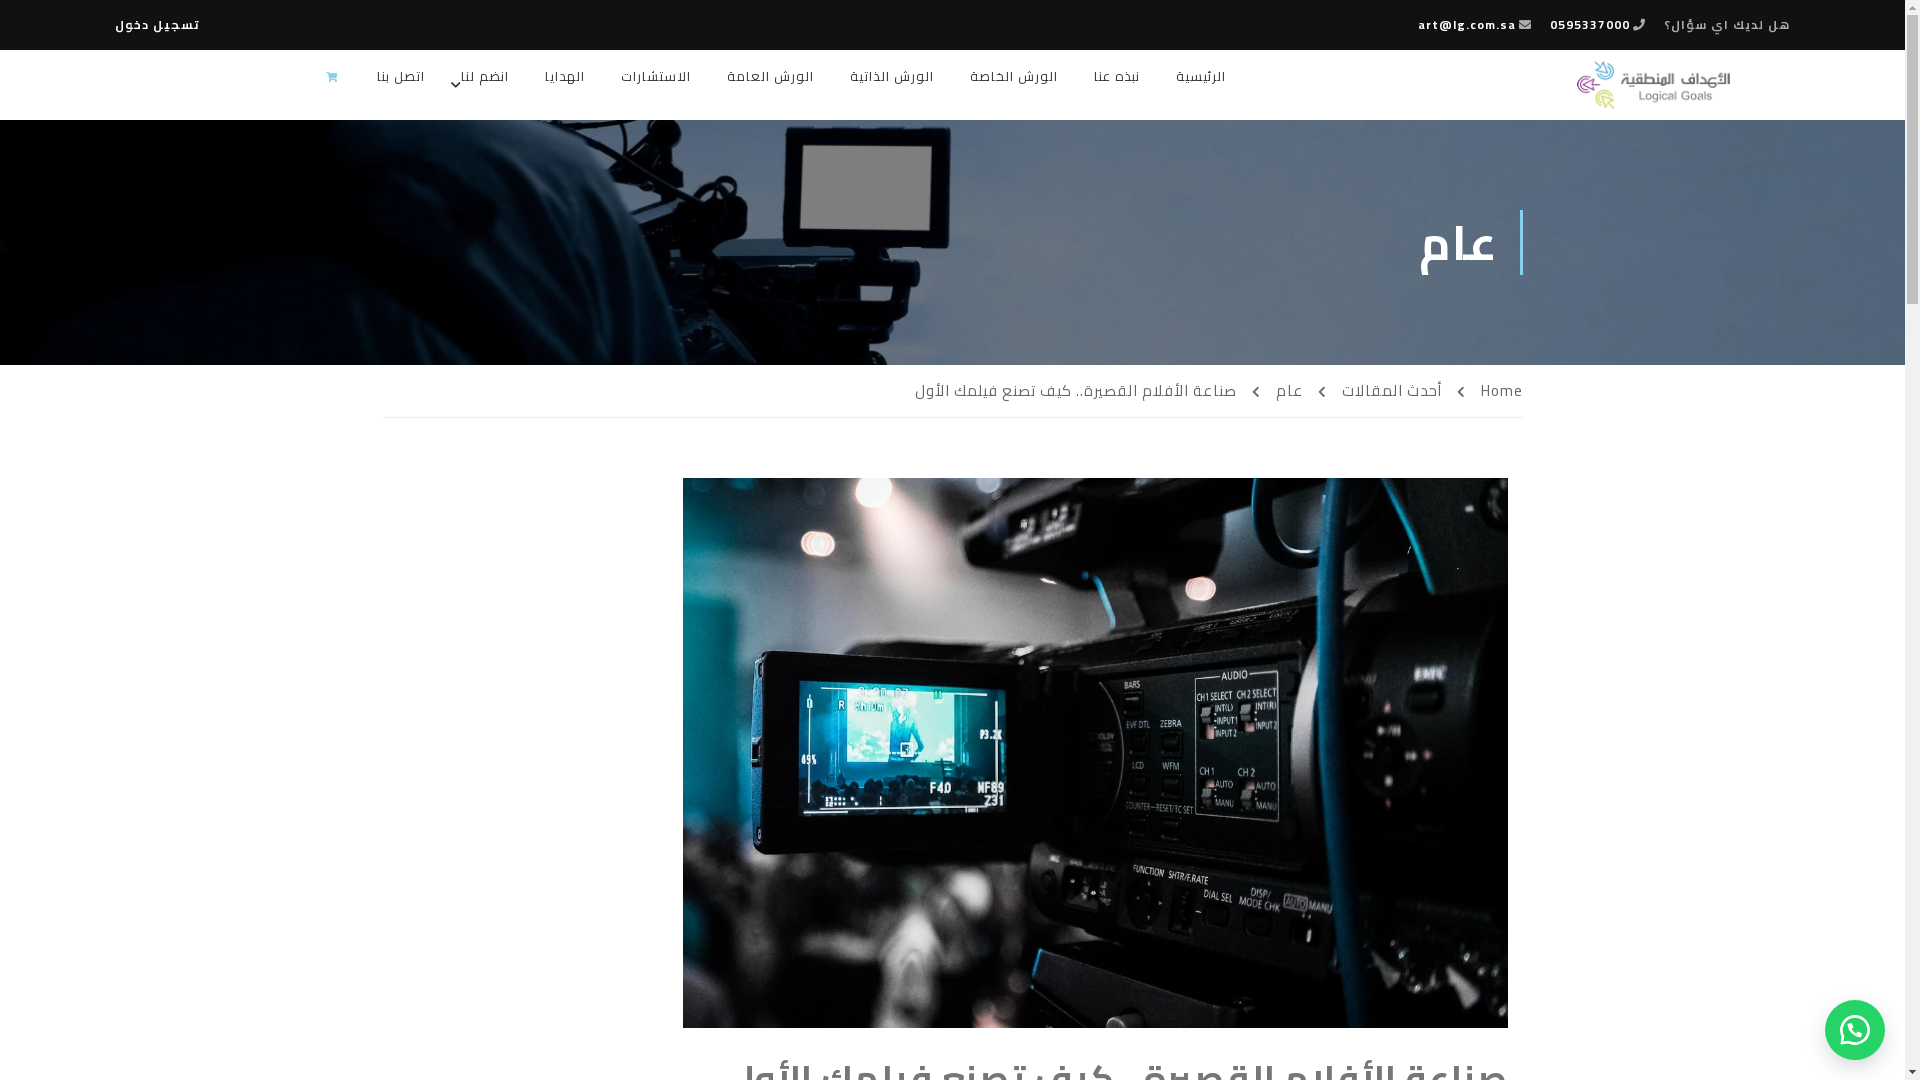  Describe the element at coordinates (1488, 390) in the screenshot. I see `'Home'` at that location.